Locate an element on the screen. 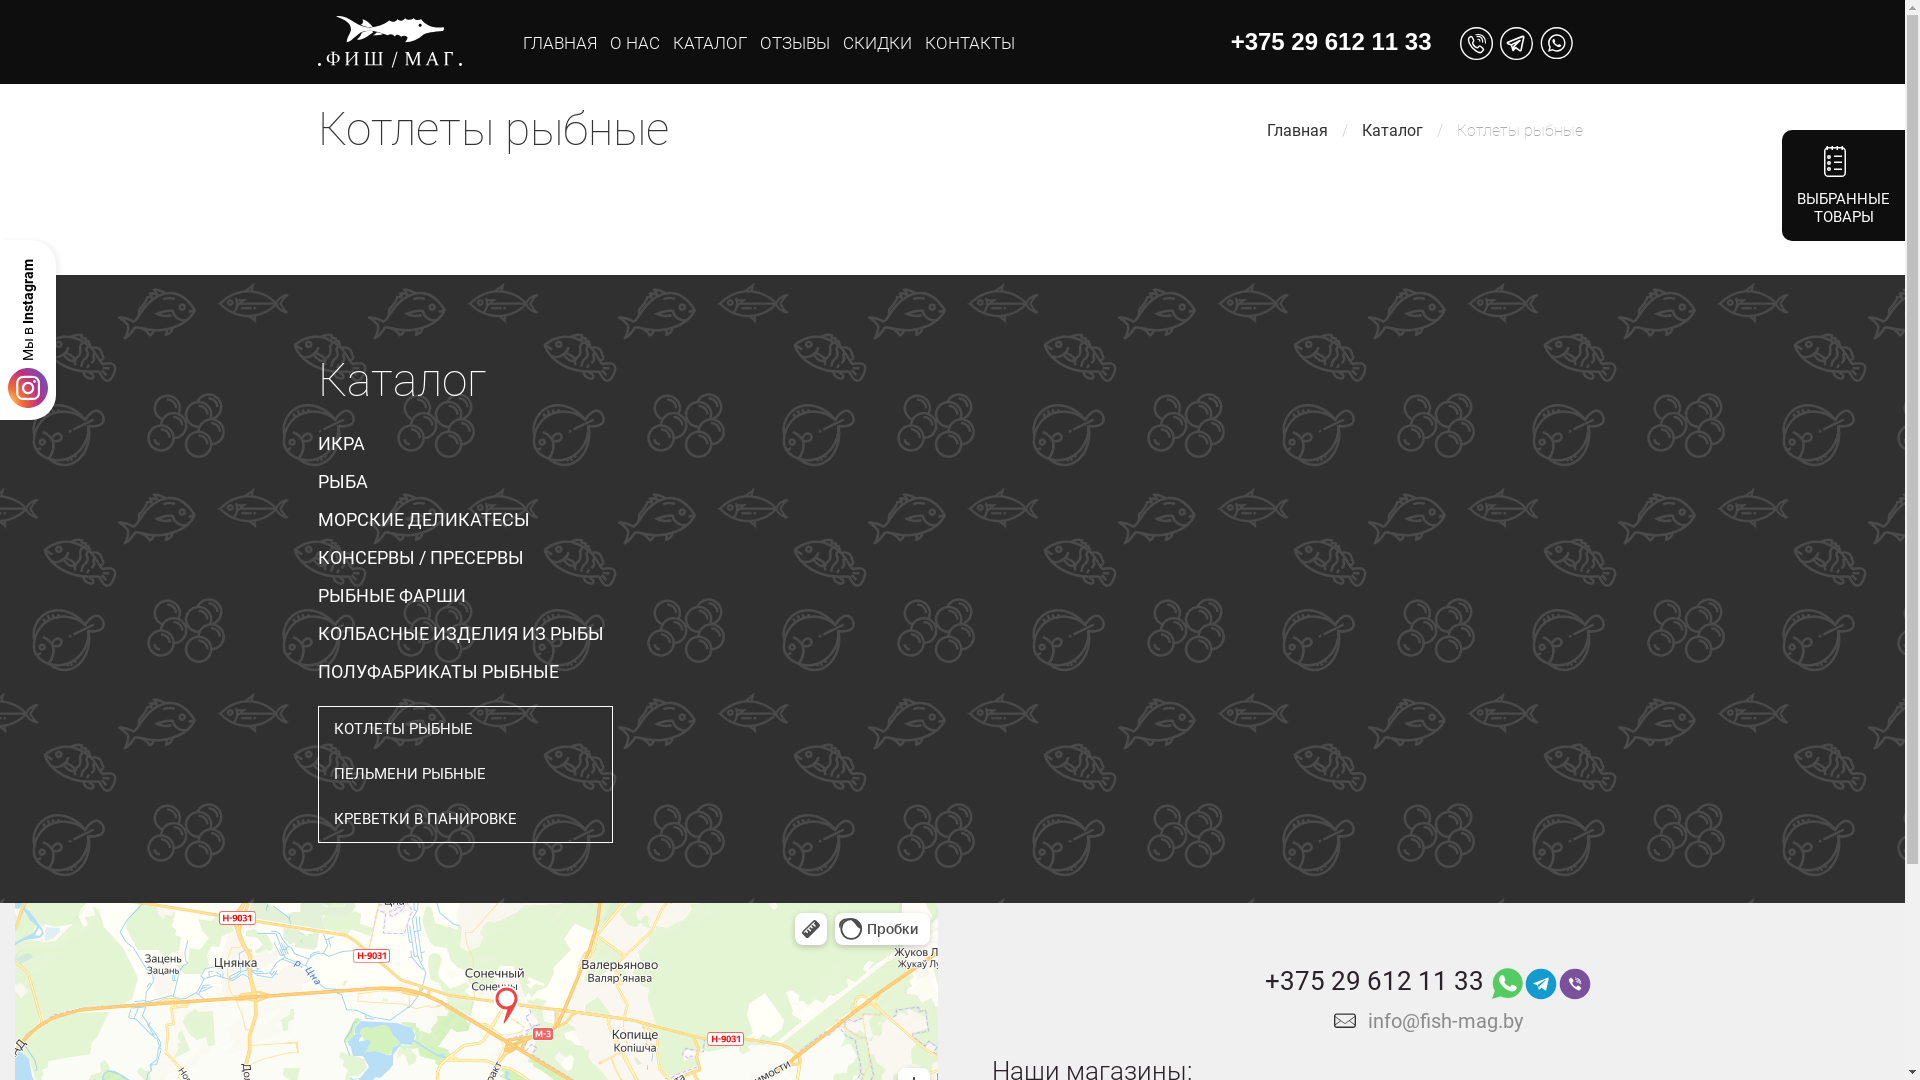  '+375 29 612 11 33' is located at coordinates (1373, 987).